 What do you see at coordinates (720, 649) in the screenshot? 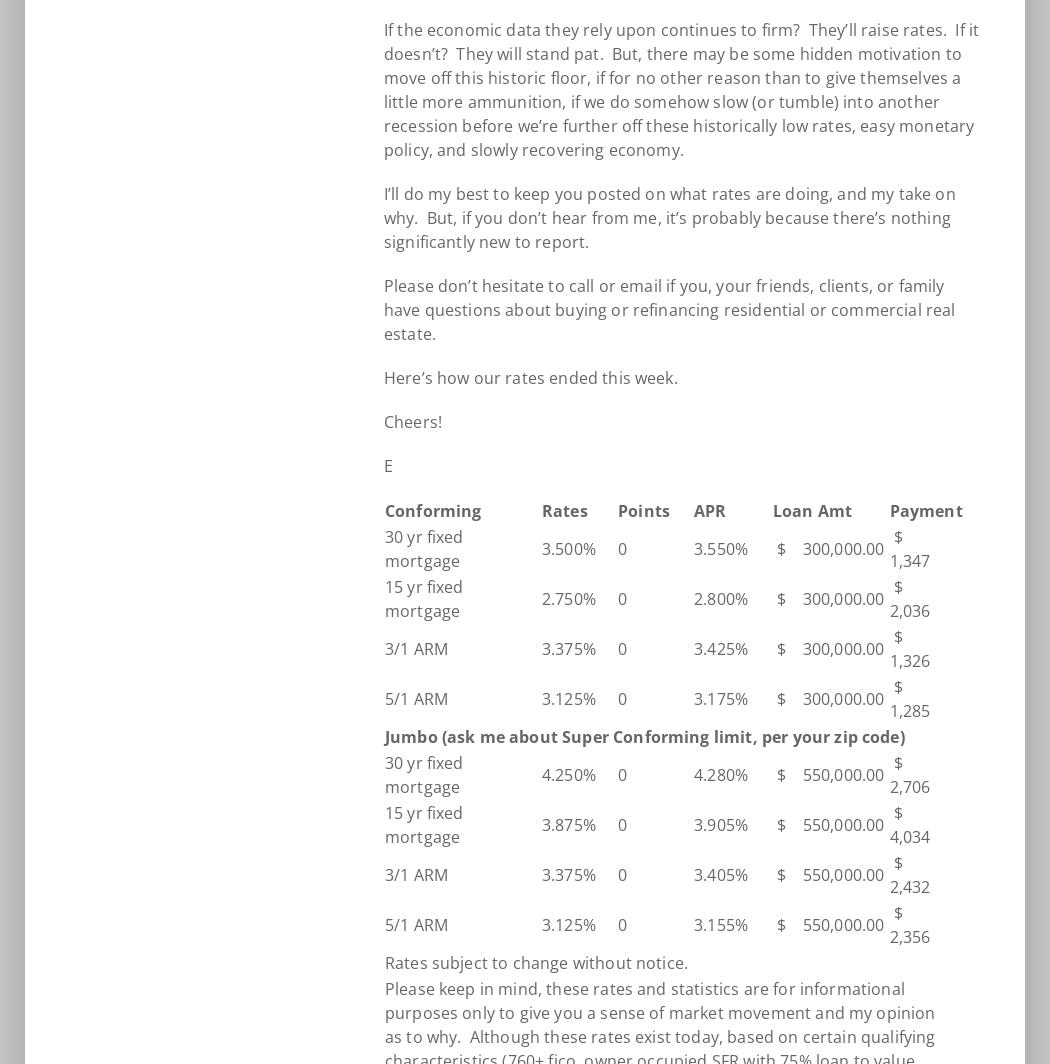
I see `'3.425%'` at bounding box center [720, 649].